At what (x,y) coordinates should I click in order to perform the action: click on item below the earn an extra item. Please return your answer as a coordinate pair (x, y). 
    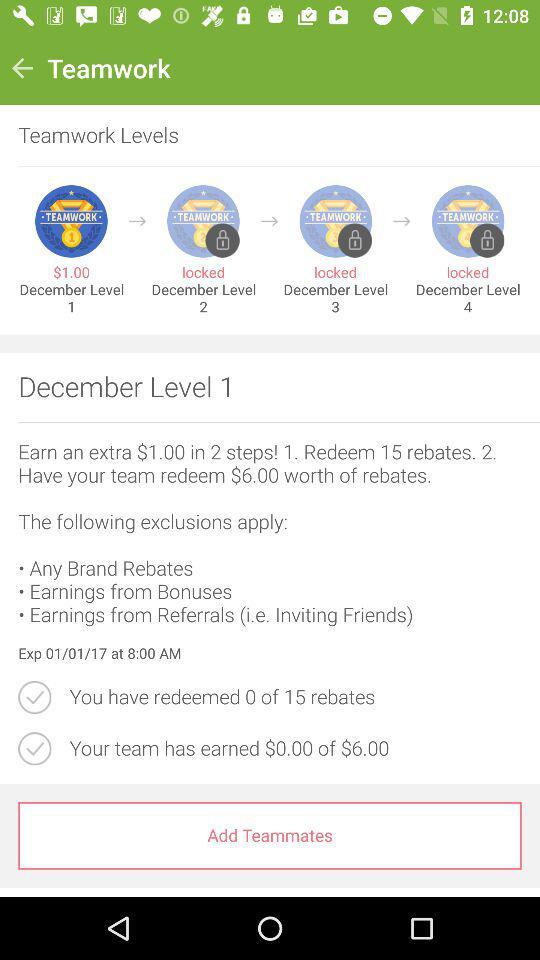
    Looking at the image, I should click on (270, 653).